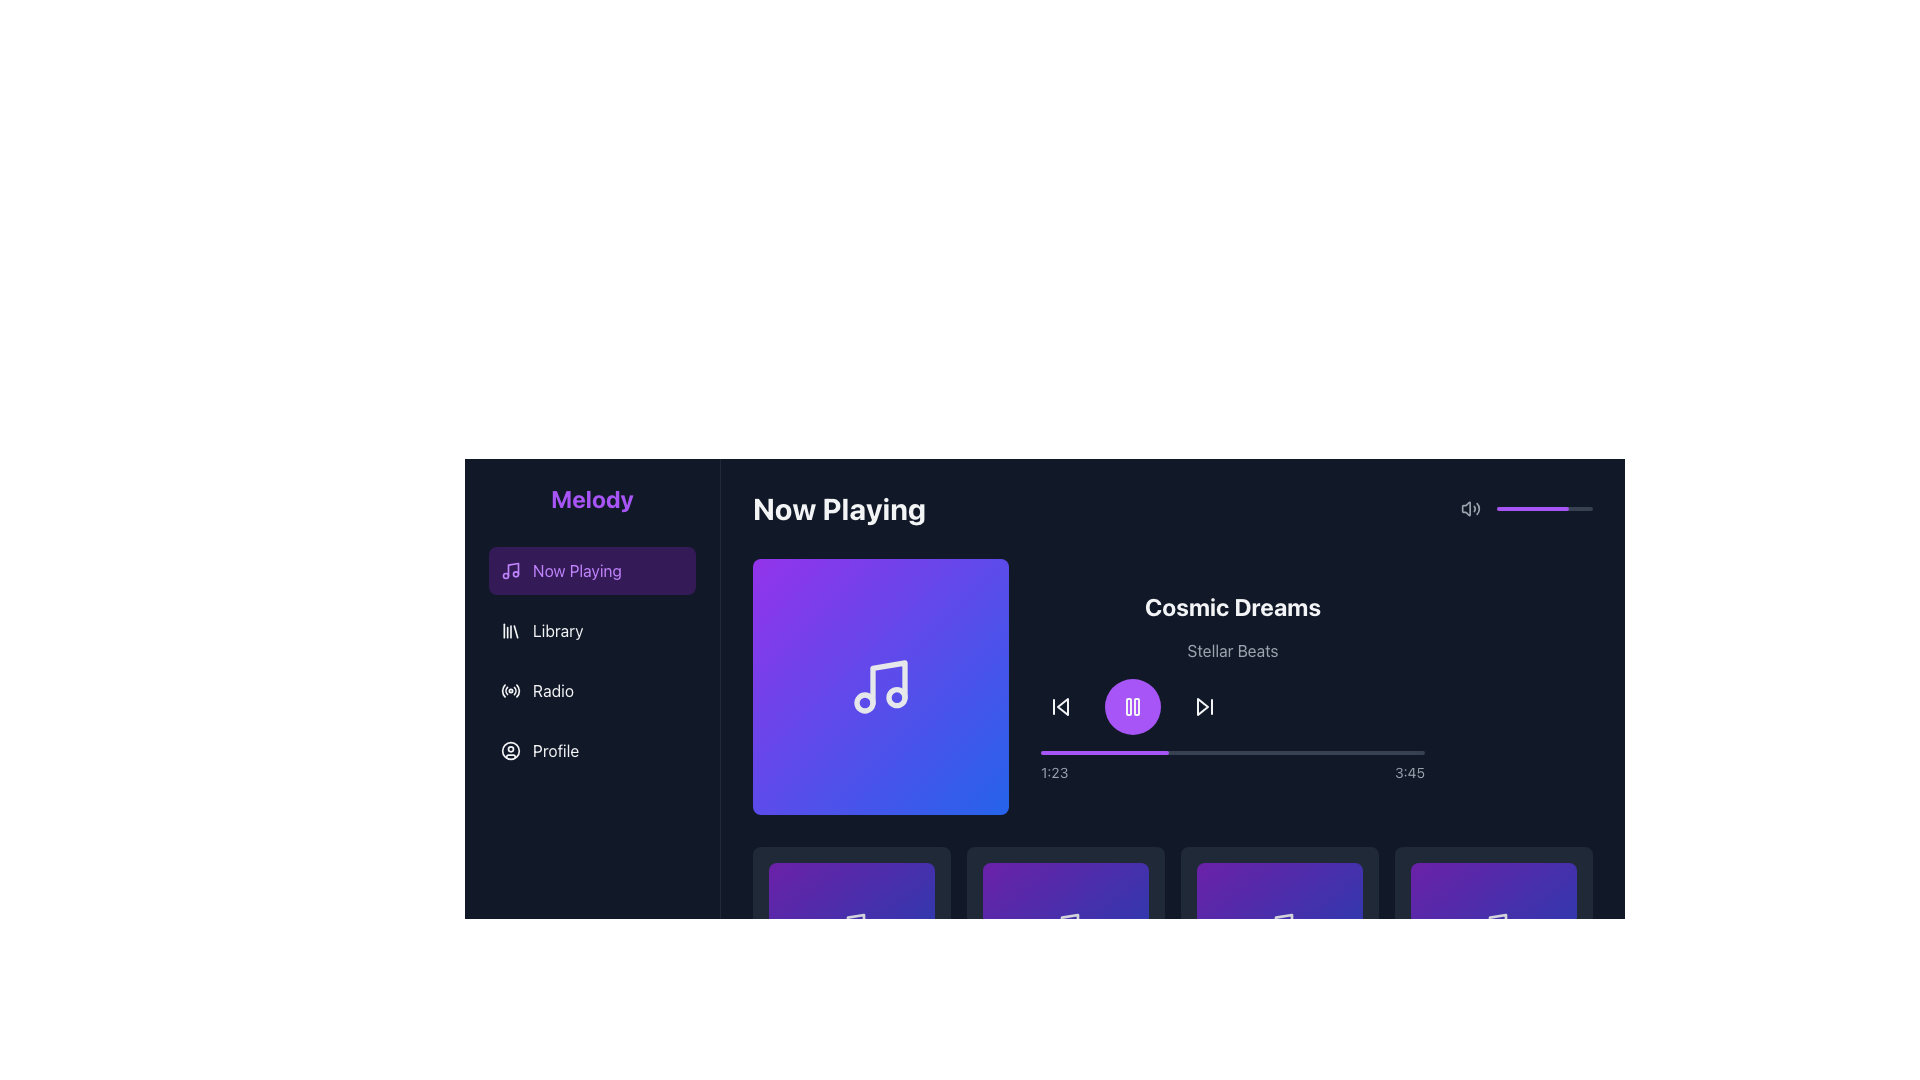 This screenshot has height=1080, width=1920. What do you see at coordinates (1564, 508) in the screenshot?
I see `the slider` at bounding box center [1564, 508].